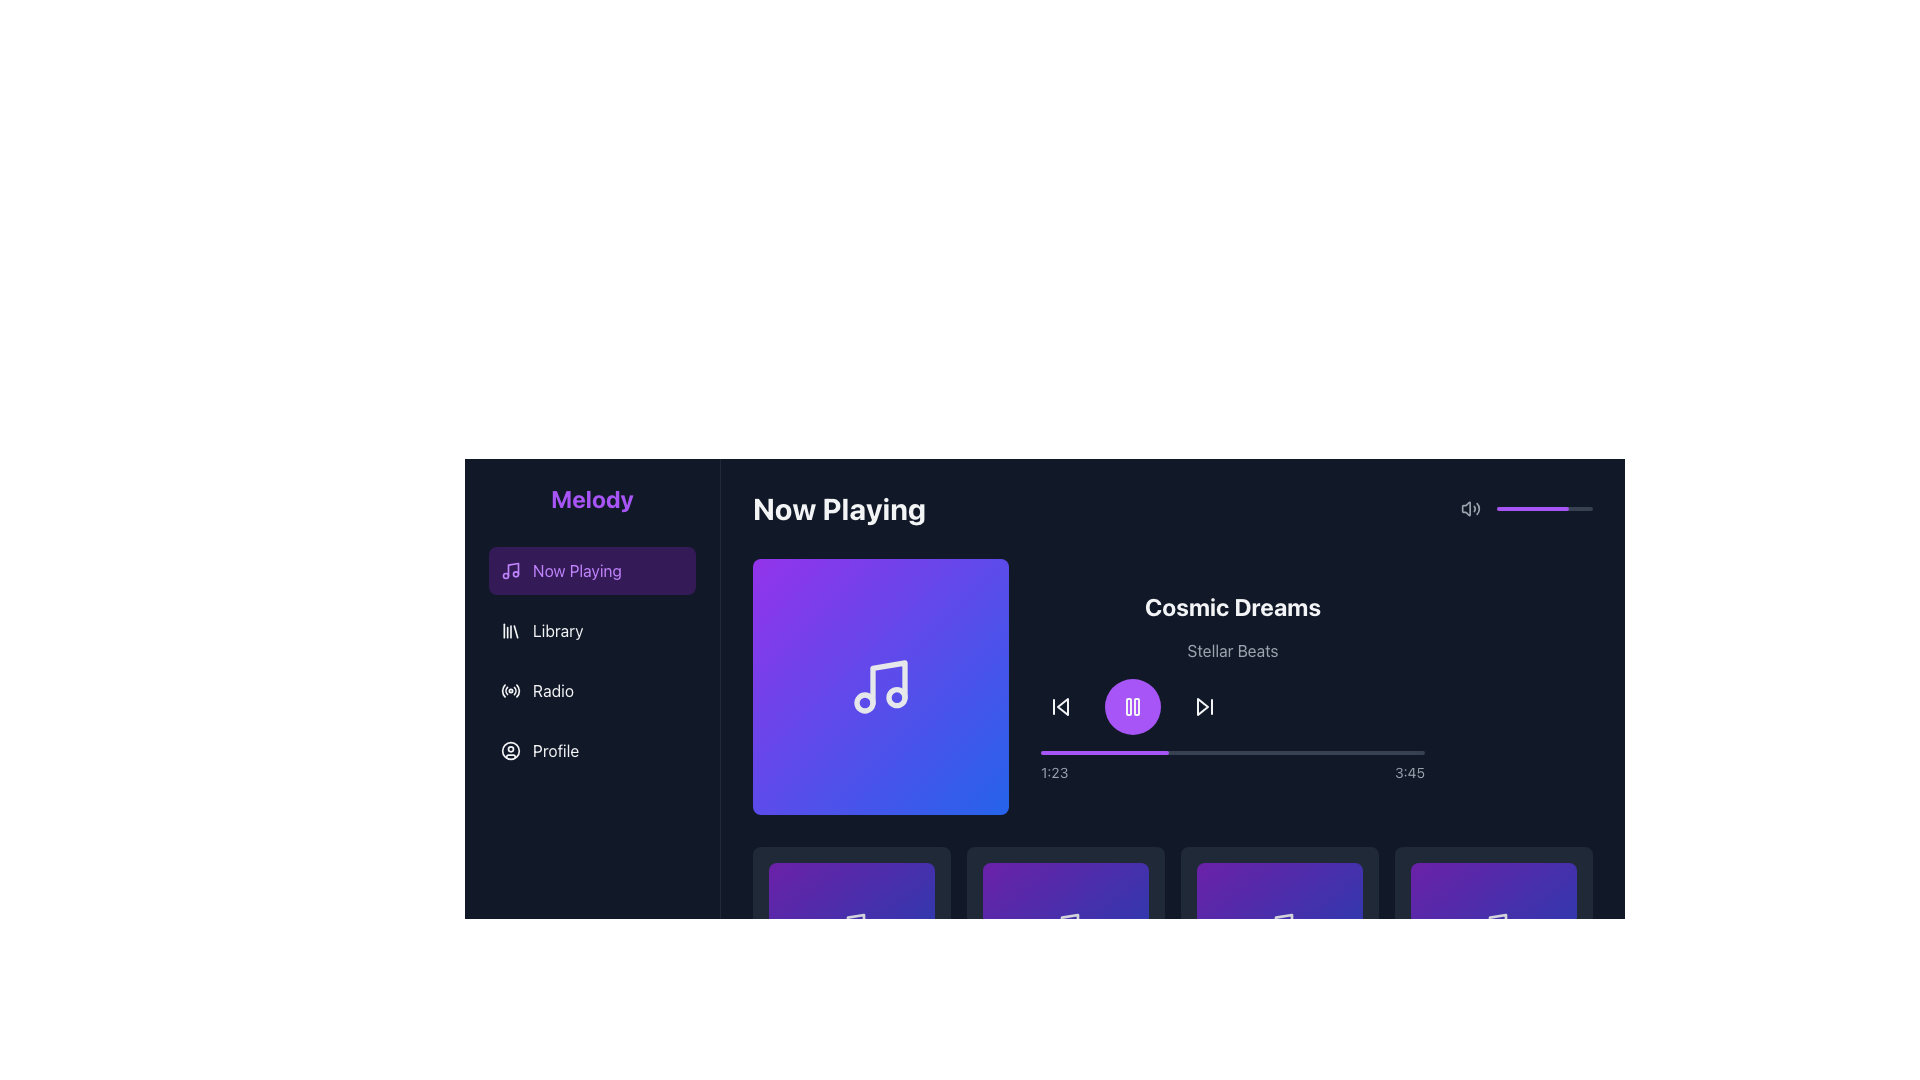 This screenshot has height=1080, width=1920. What do you see at coordinates (1564, 508) in the screenshot?
I see `the slider` at bounding box center [1564, 508].